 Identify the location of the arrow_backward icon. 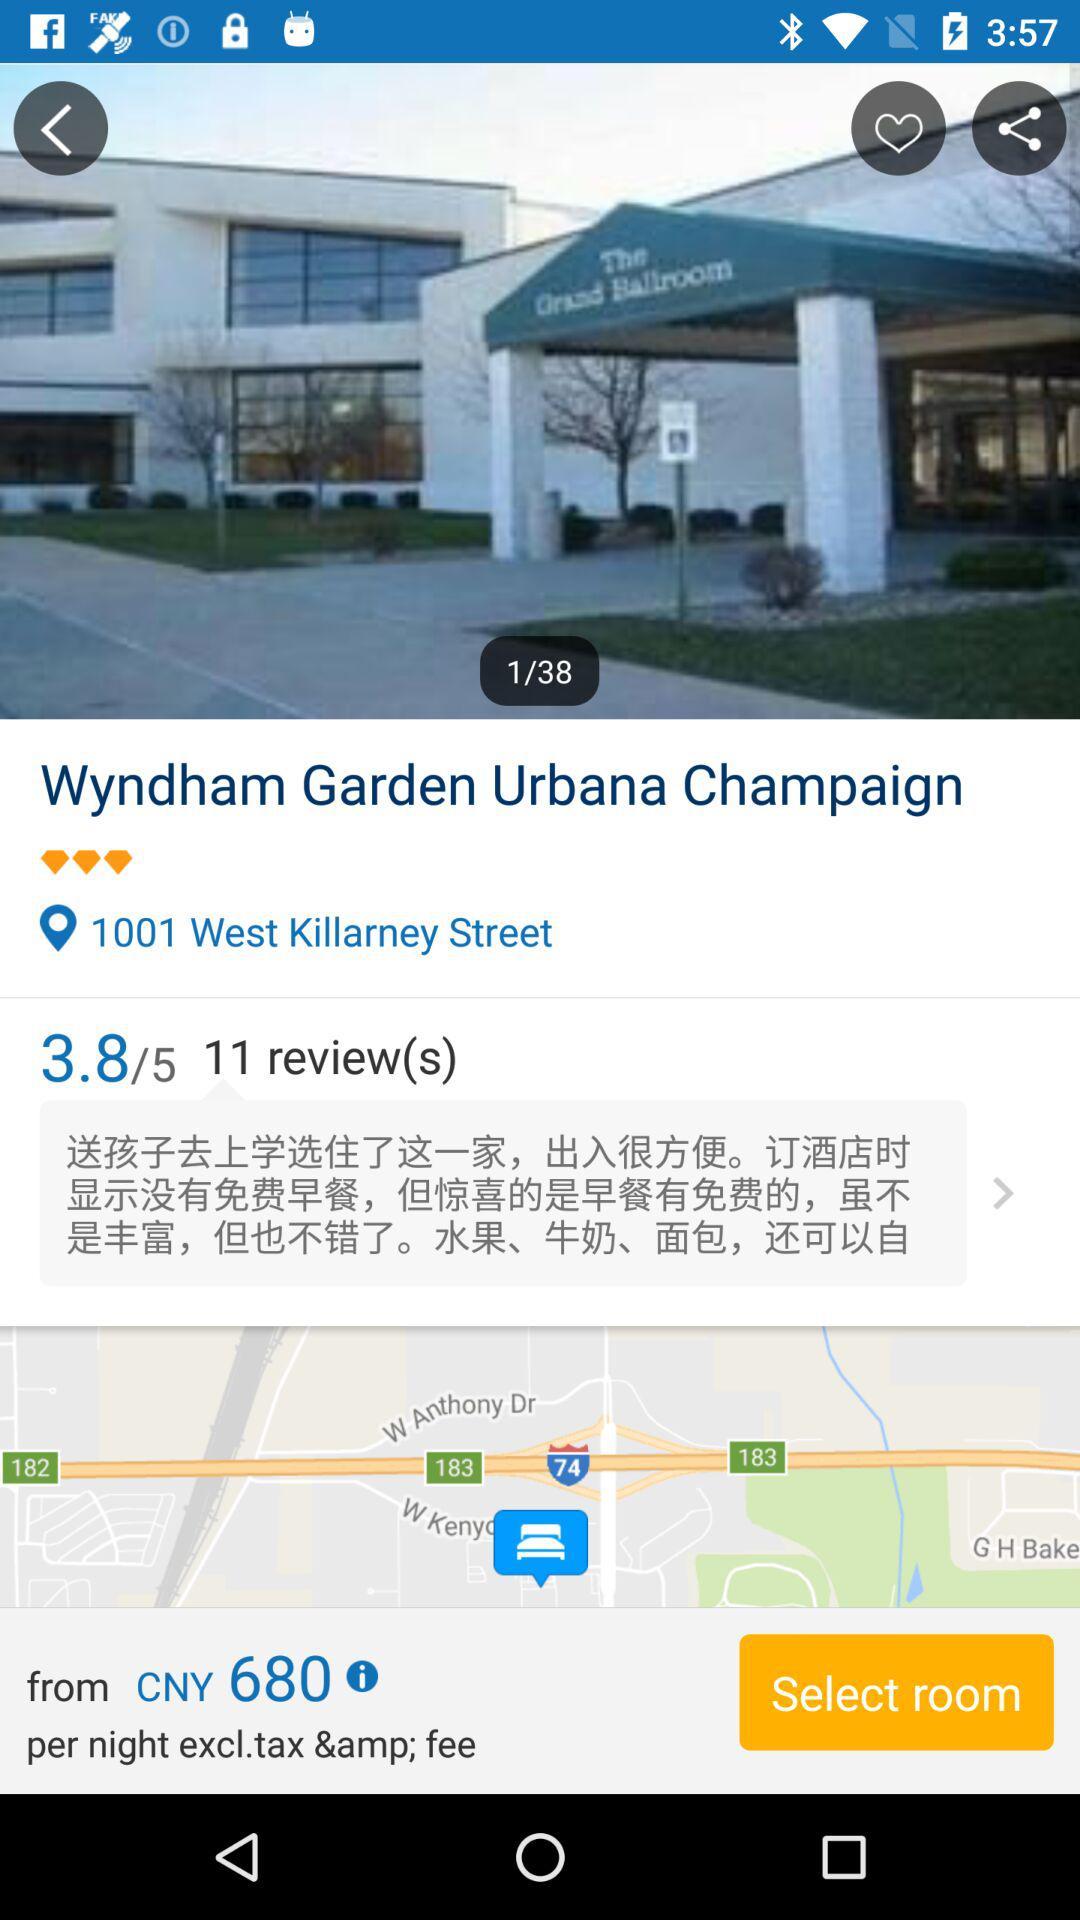
(59, 127).